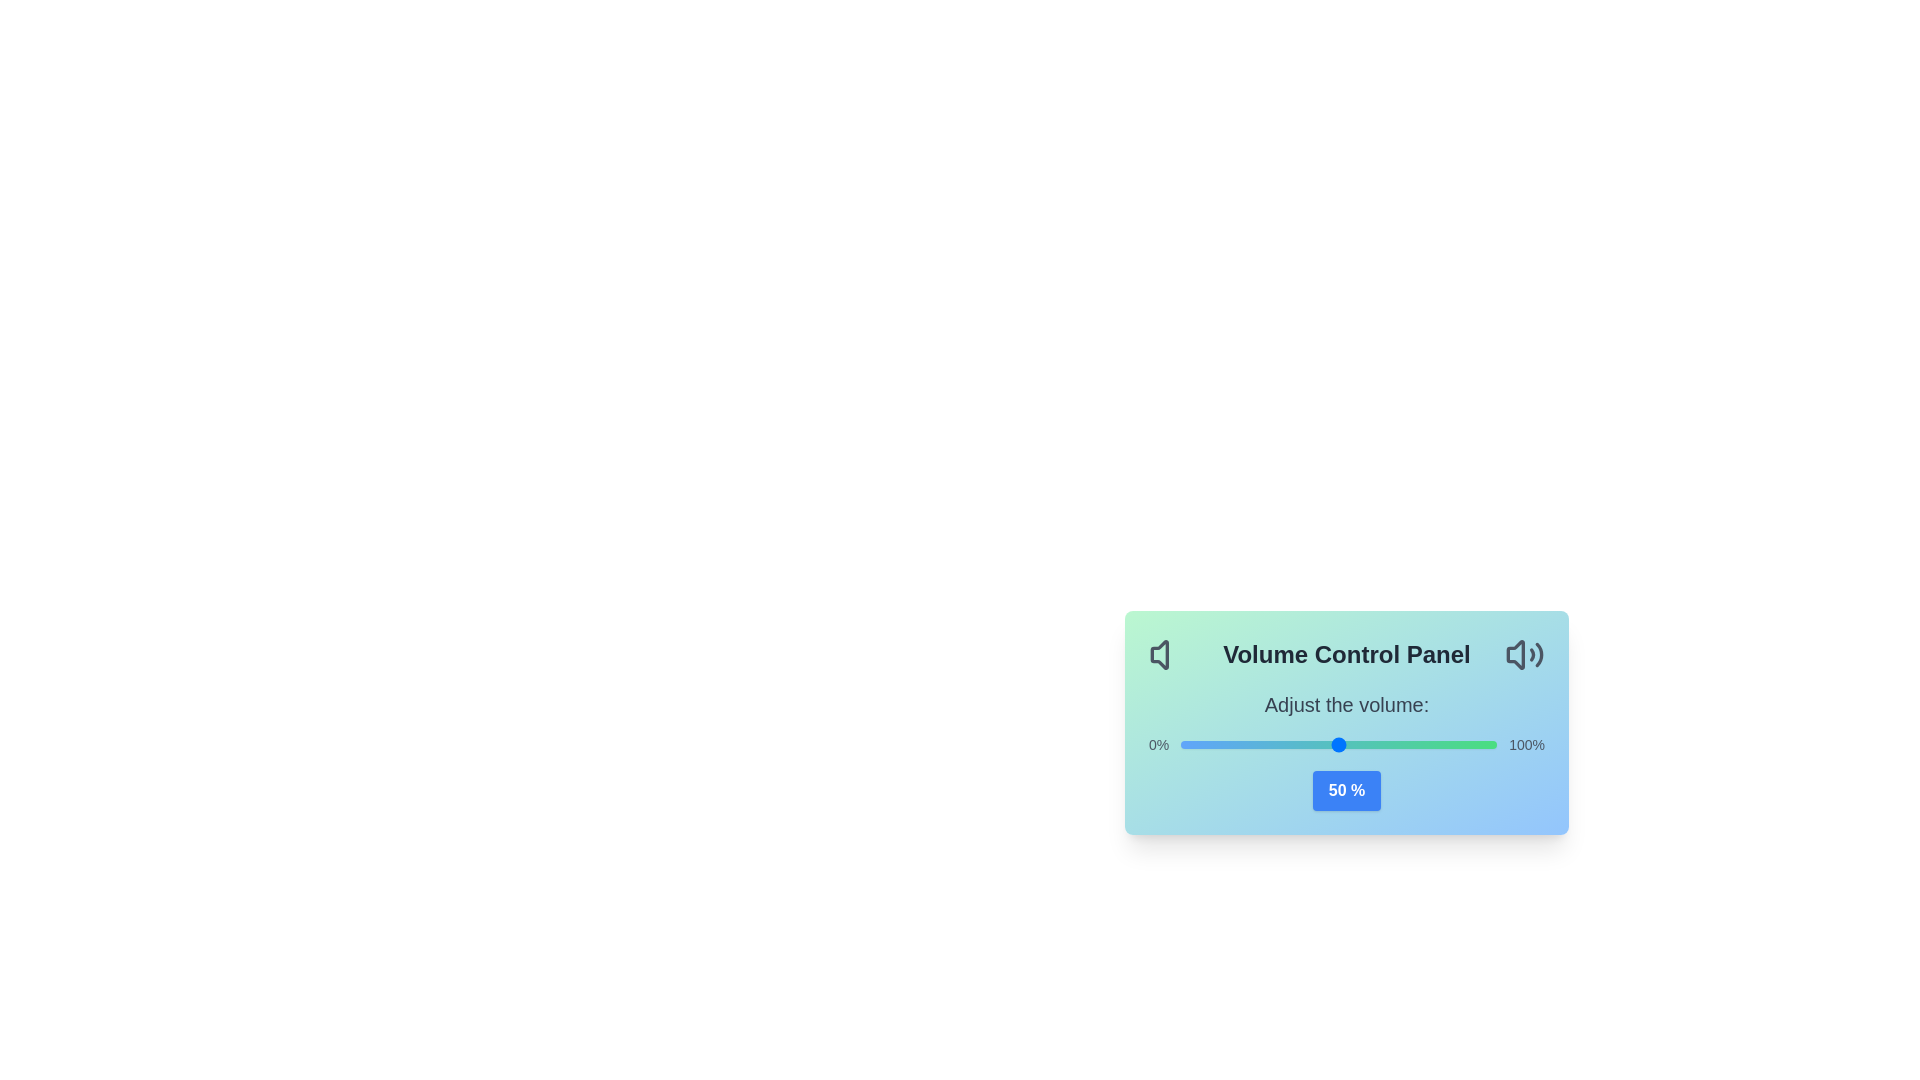  I want to click on the volume slider to 26%, so click(1262, 744).